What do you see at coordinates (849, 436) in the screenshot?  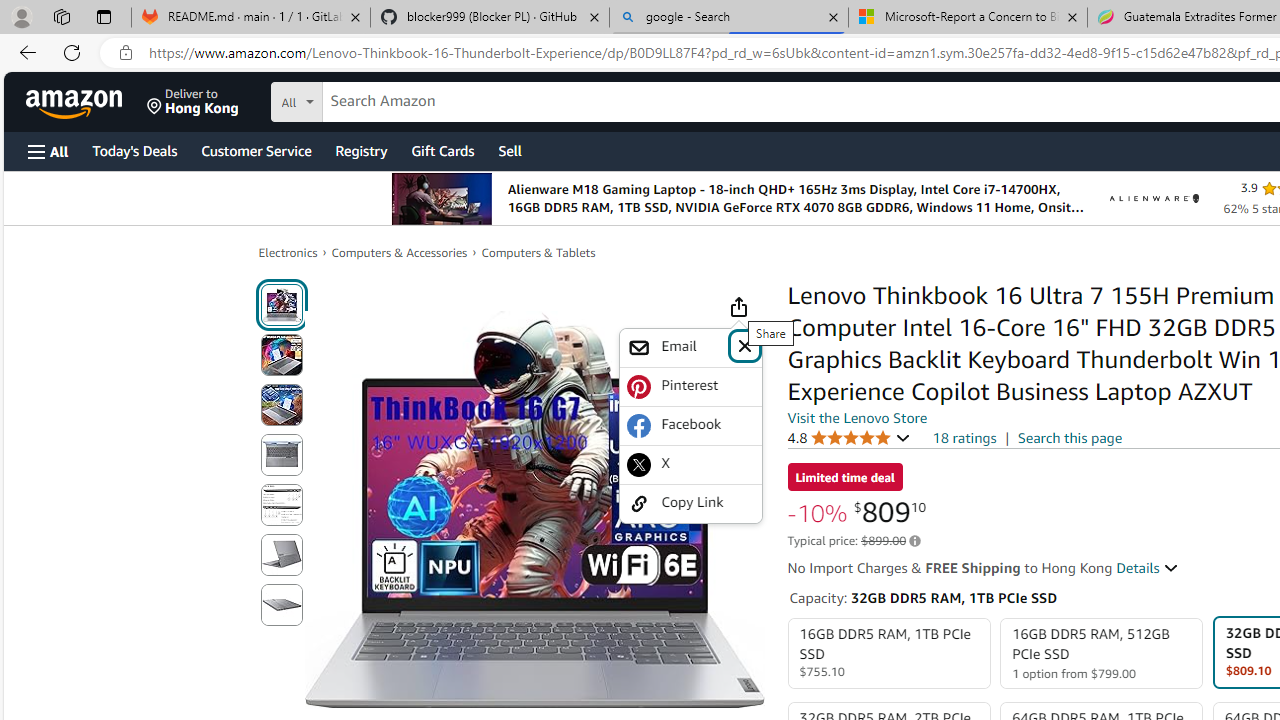 I see `'4.8 4.8 out of 5 stars'` at bounding box center [849, 436].